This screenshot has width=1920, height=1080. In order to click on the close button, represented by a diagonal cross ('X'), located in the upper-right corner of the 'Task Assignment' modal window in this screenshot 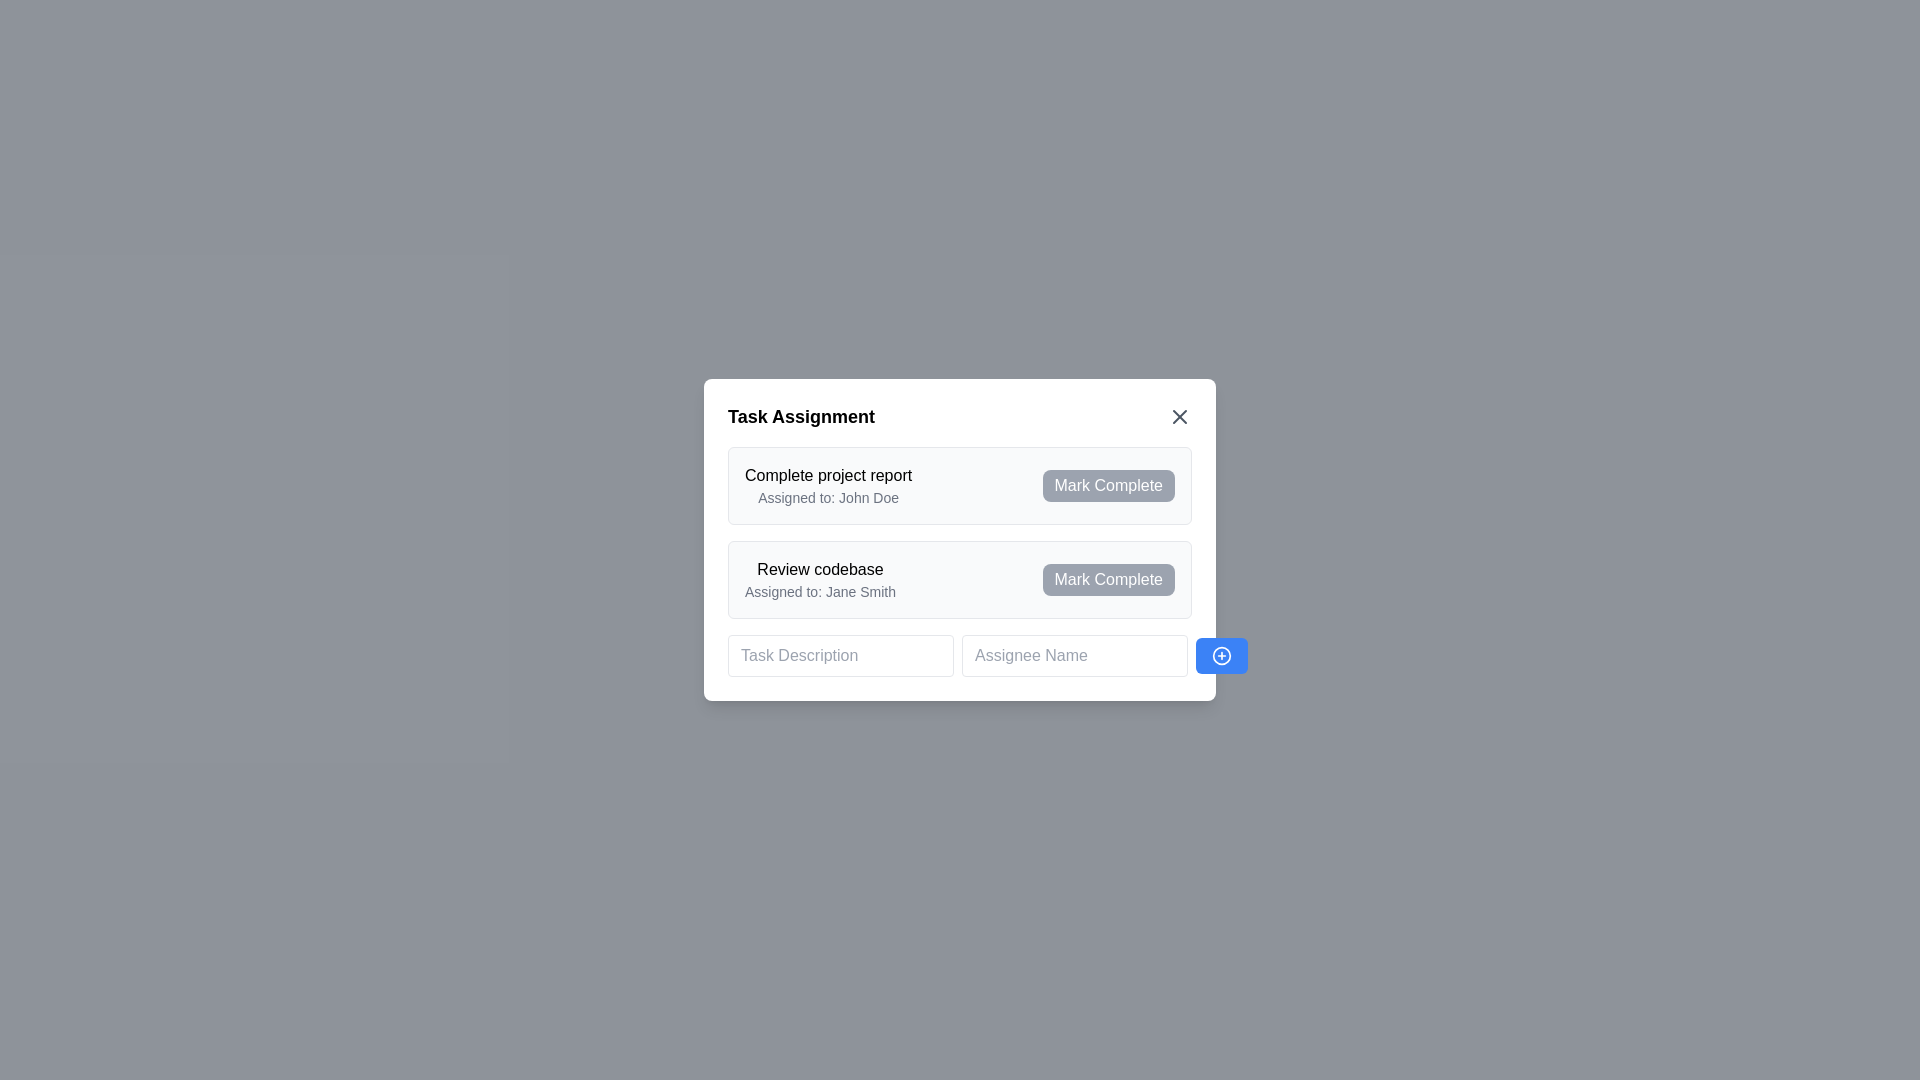, I will do `click(1180, 415)`.